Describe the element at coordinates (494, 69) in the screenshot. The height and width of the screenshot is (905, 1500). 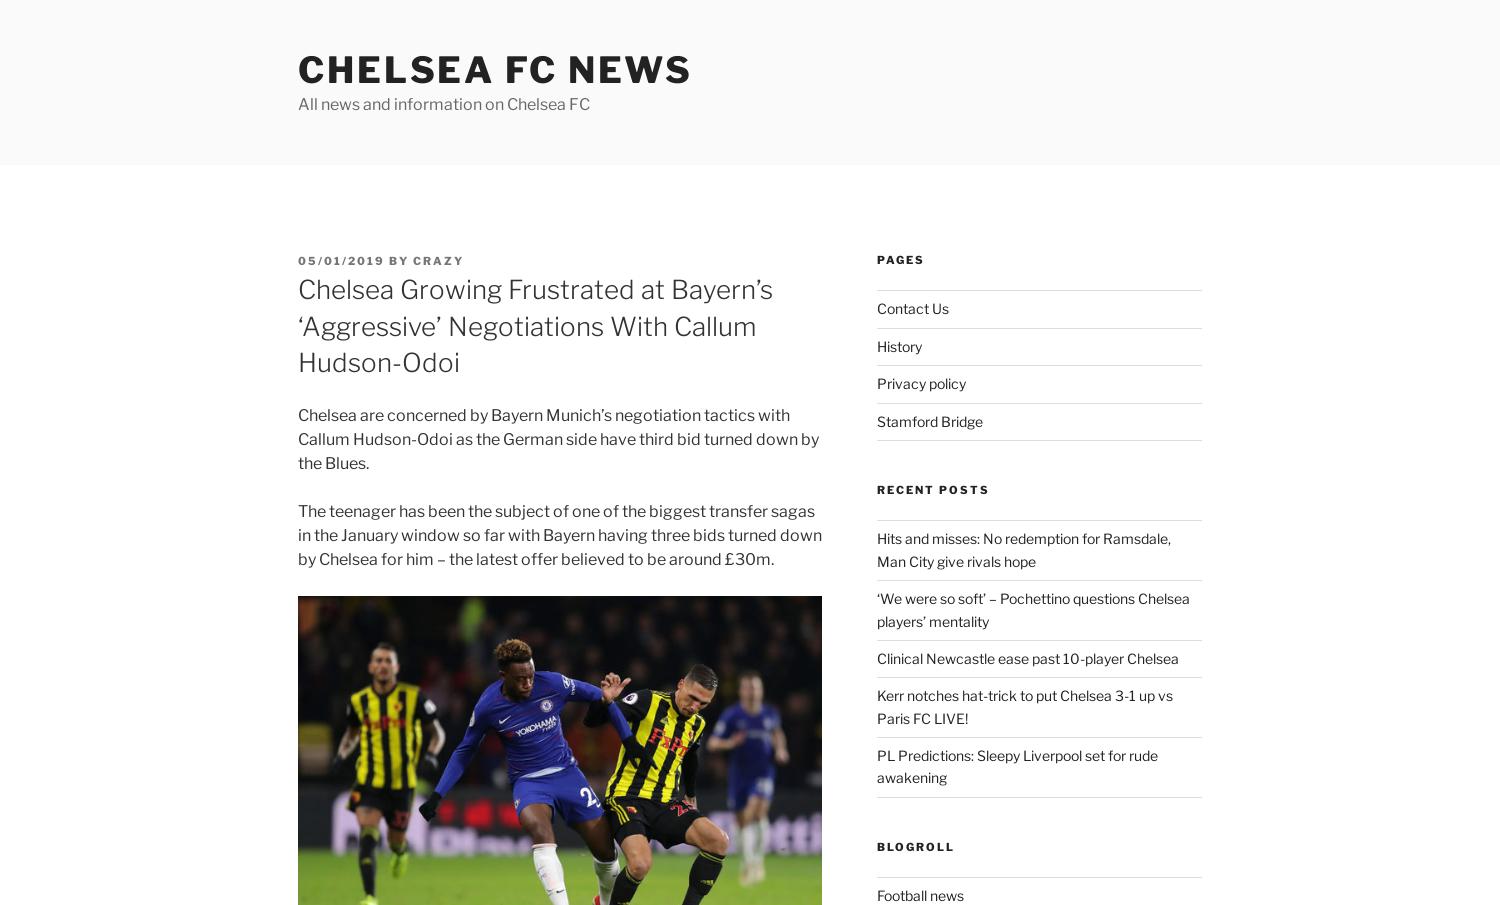
I see `'Chelsea FC News'` at that location.